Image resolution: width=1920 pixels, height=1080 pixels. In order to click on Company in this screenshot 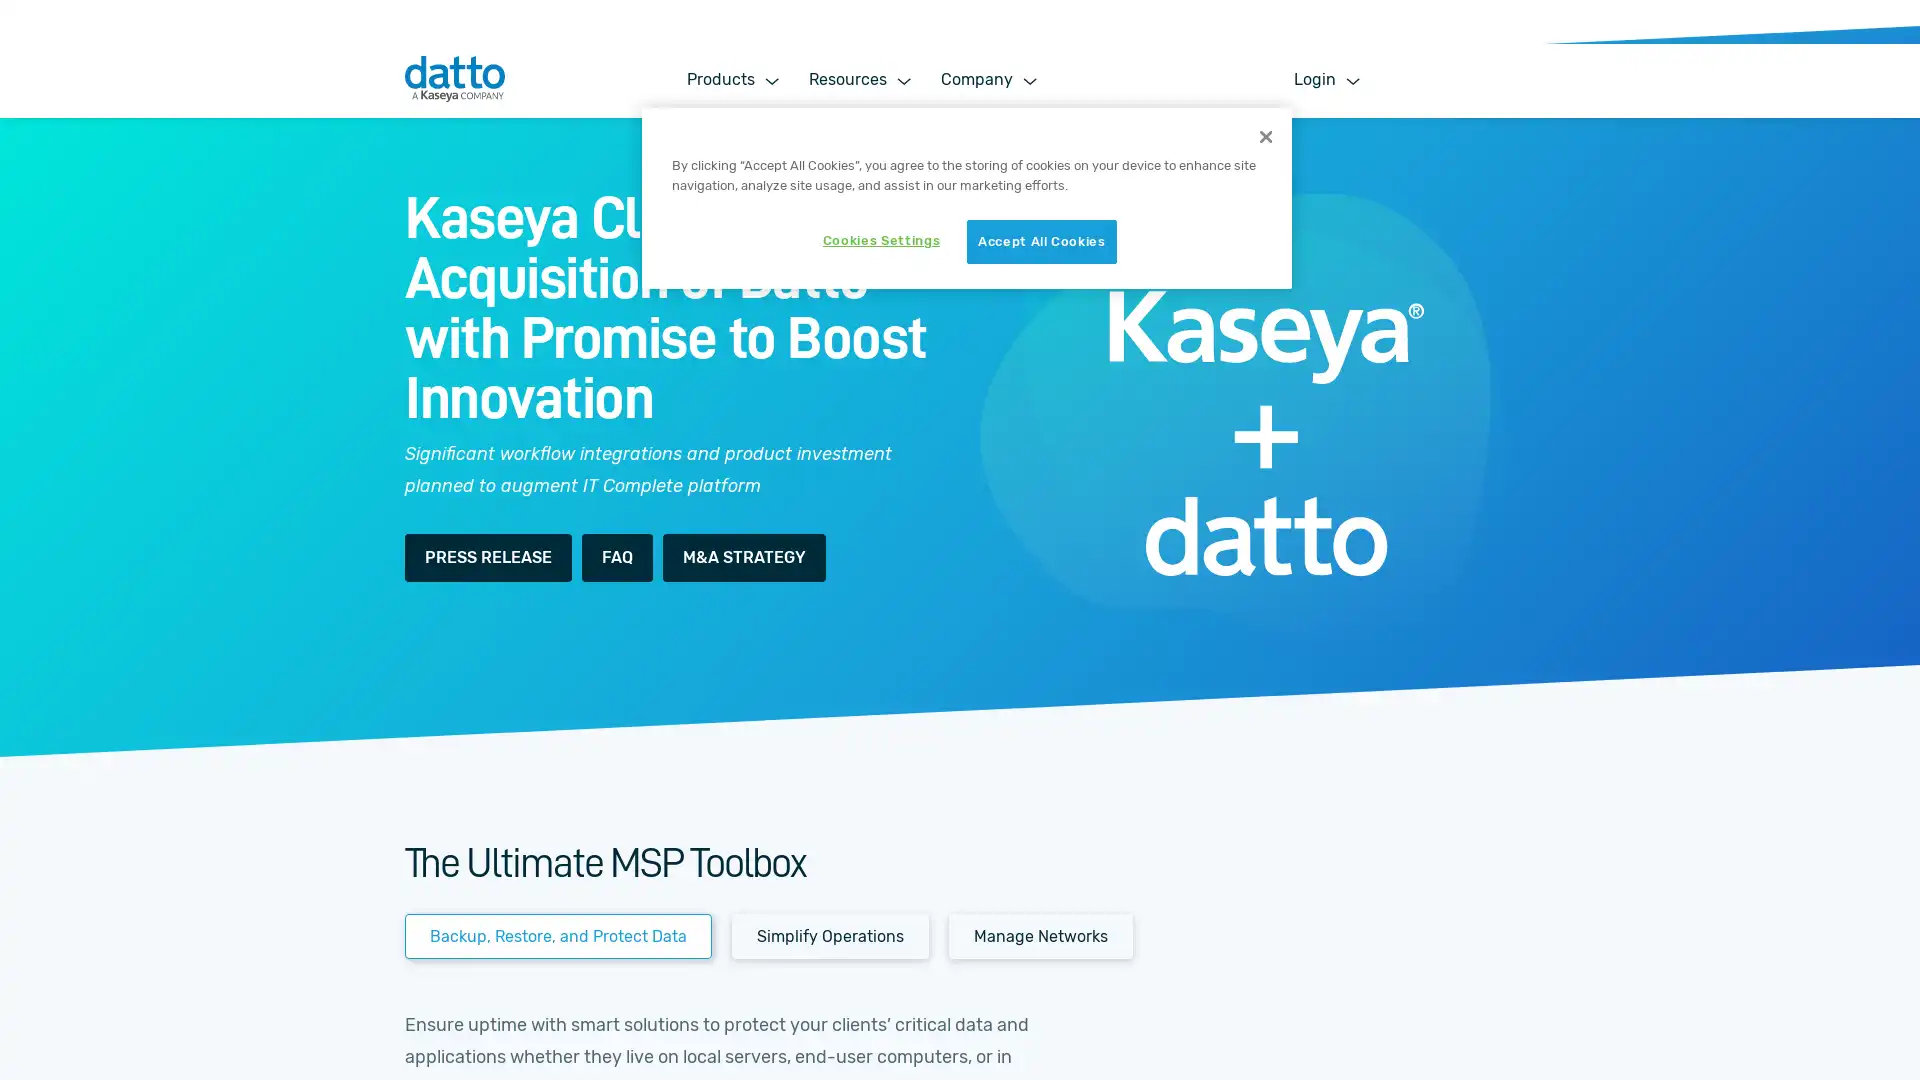, I will do `click(970, 79)`.